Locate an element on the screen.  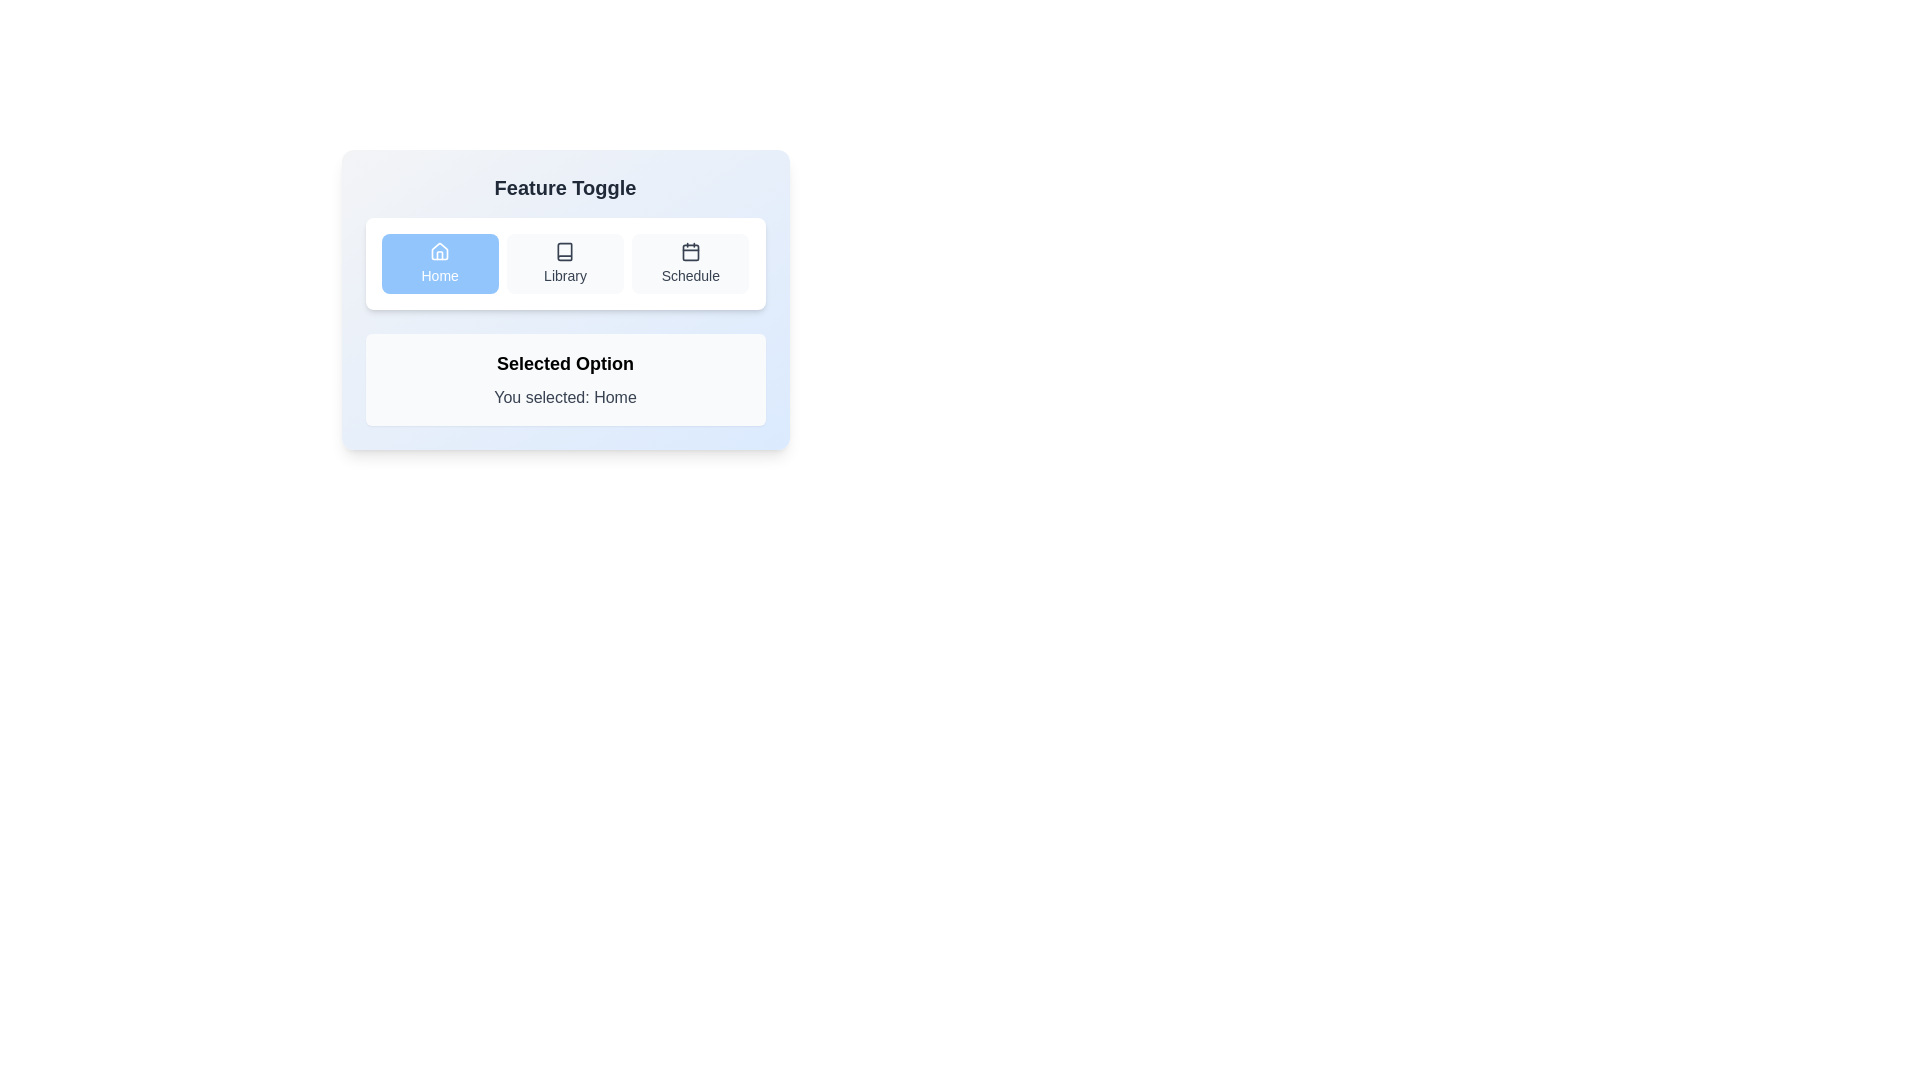
the 'Home' button icon, which is centrally positioned within the button and serves as a visual cue for navigating to the home page or main menu is located at coordinates (439, 250).